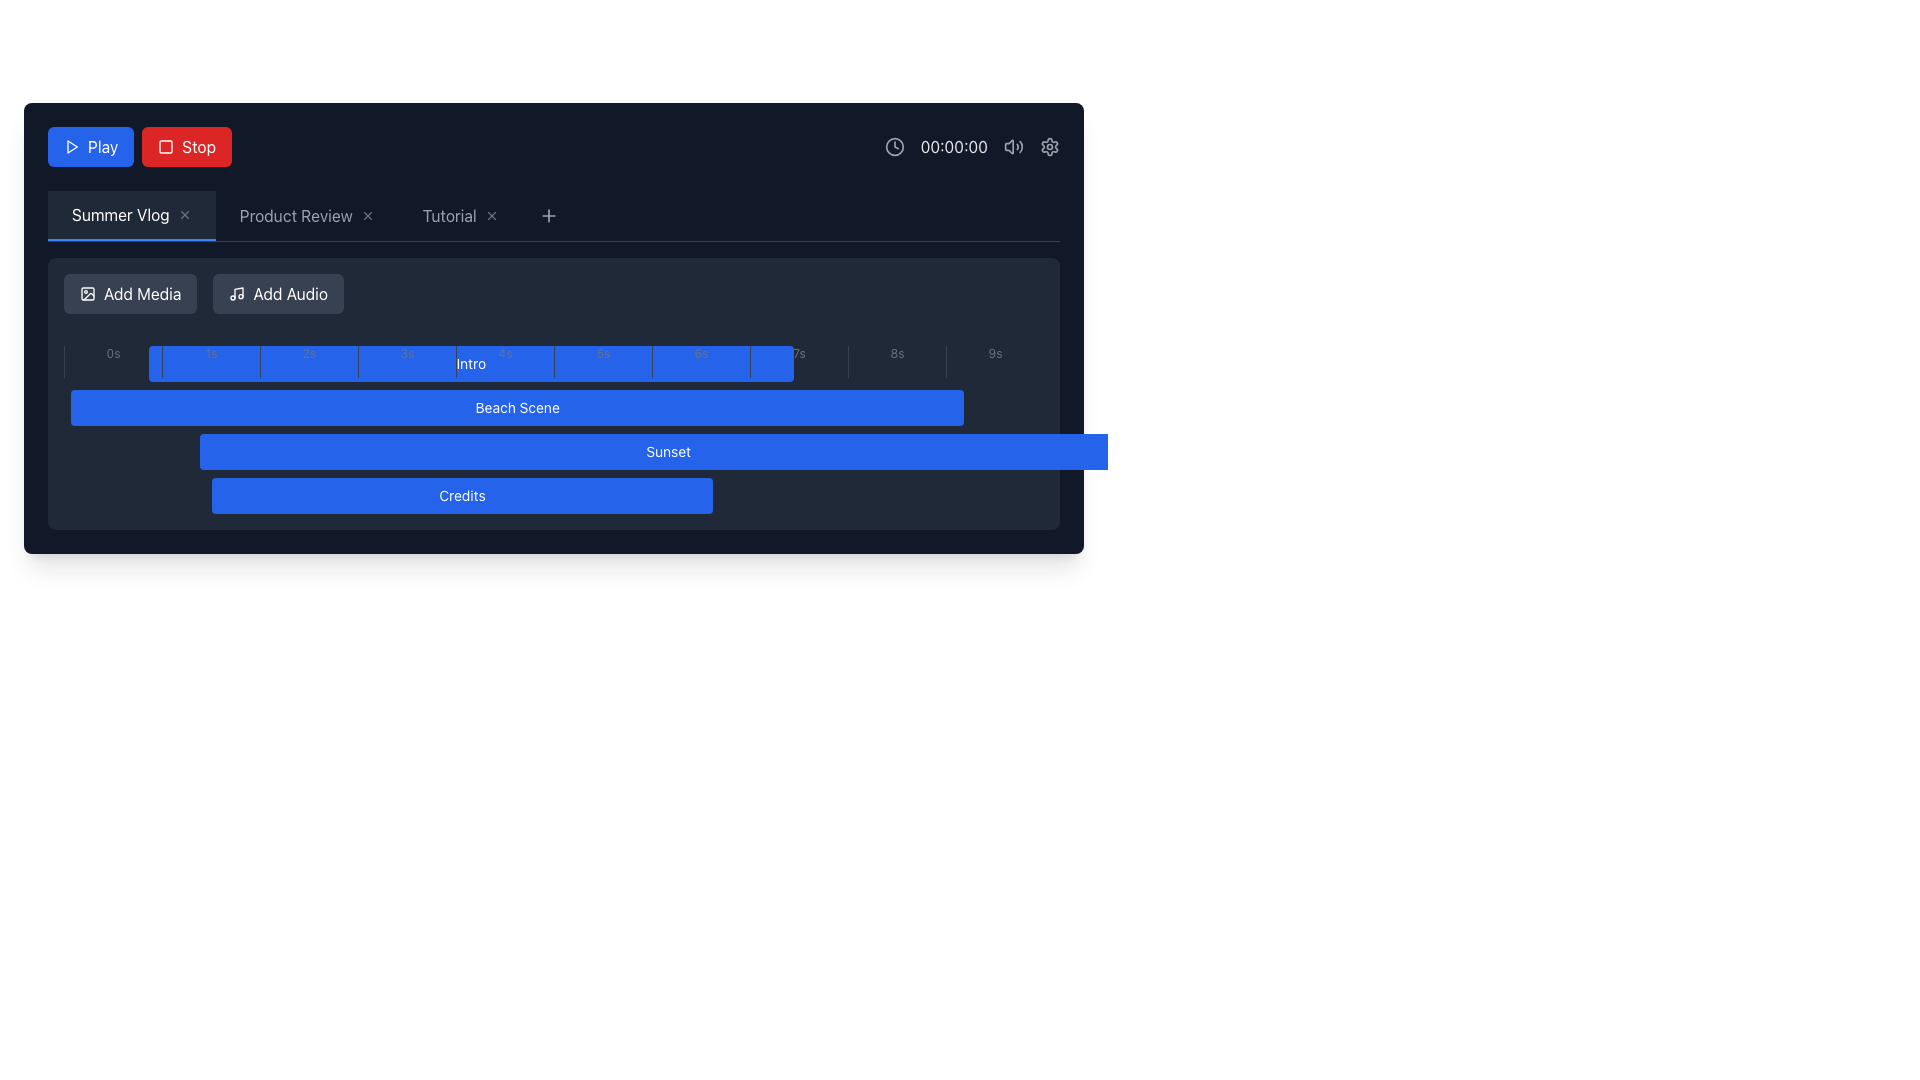 This screenshot has width=1920, height=1080. What do you see at coordinates (90, 145) in the screenshot?
I see `the blue rectangular 'Play' button with rounded corners located at the top-left corner of the interface` at bounding box center [90, 145].